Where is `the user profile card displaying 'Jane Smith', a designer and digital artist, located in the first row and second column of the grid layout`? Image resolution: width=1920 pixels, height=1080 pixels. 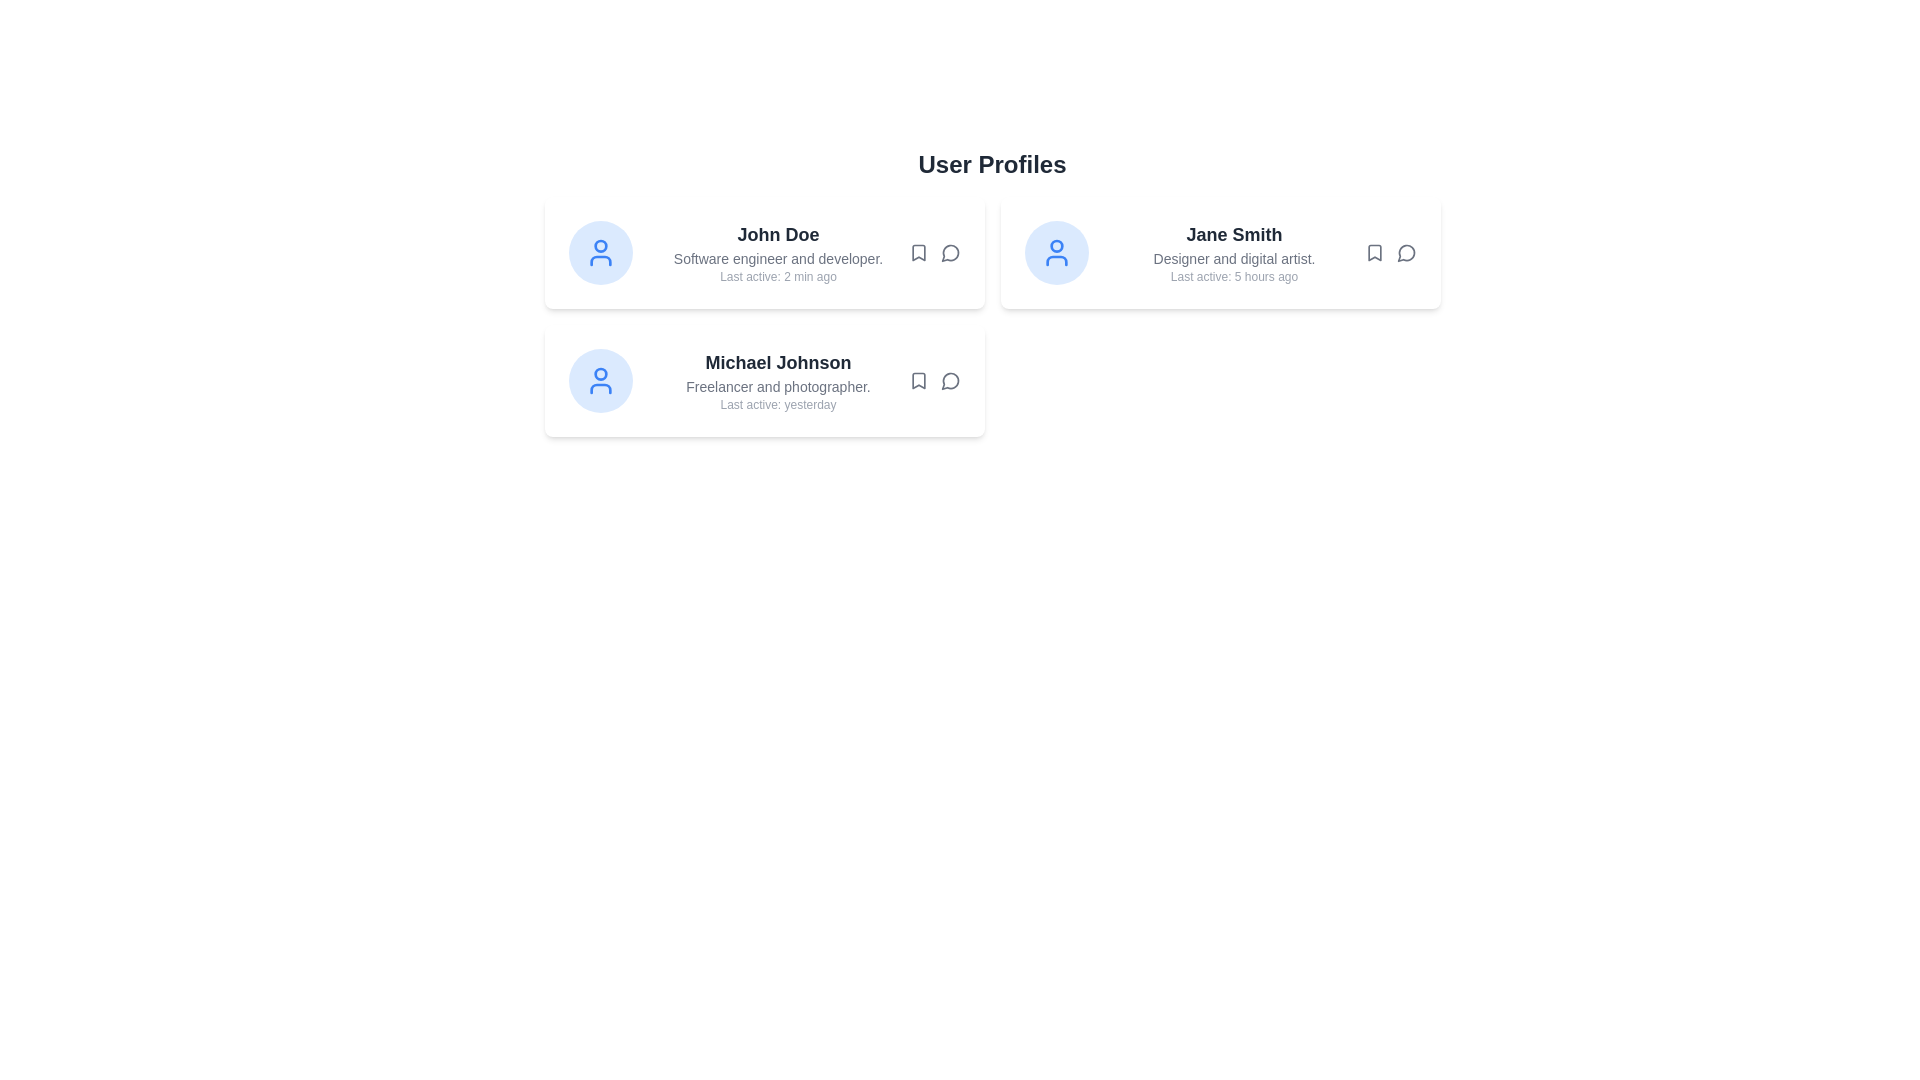 the user profile card displaying 'Jane Smith', a designer and digital artist, located in the first row and second column of the grid layout is located at coordinates (1219, 252).